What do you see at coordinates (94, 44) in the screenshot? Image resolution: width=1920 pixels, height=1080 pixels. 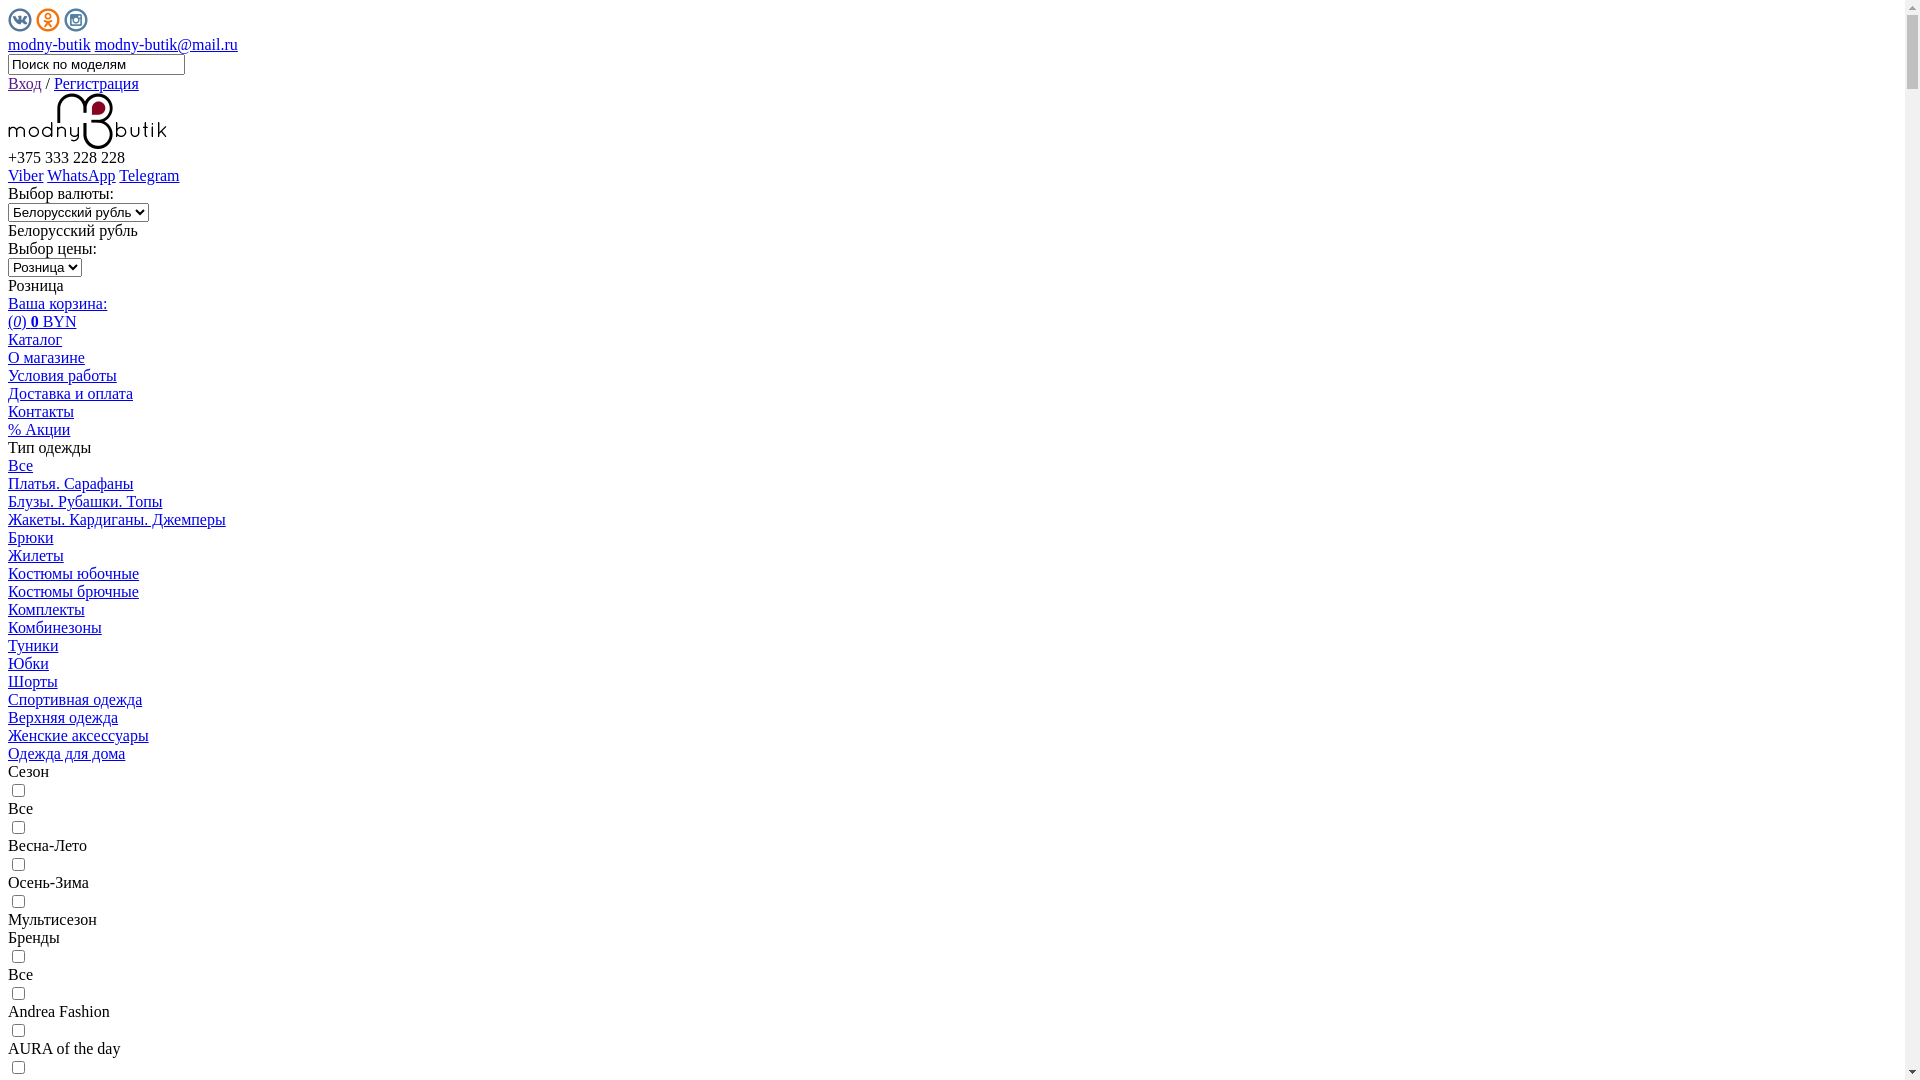 I see `'modny-butik@mail.ru'` at bounding box center [94, 44].